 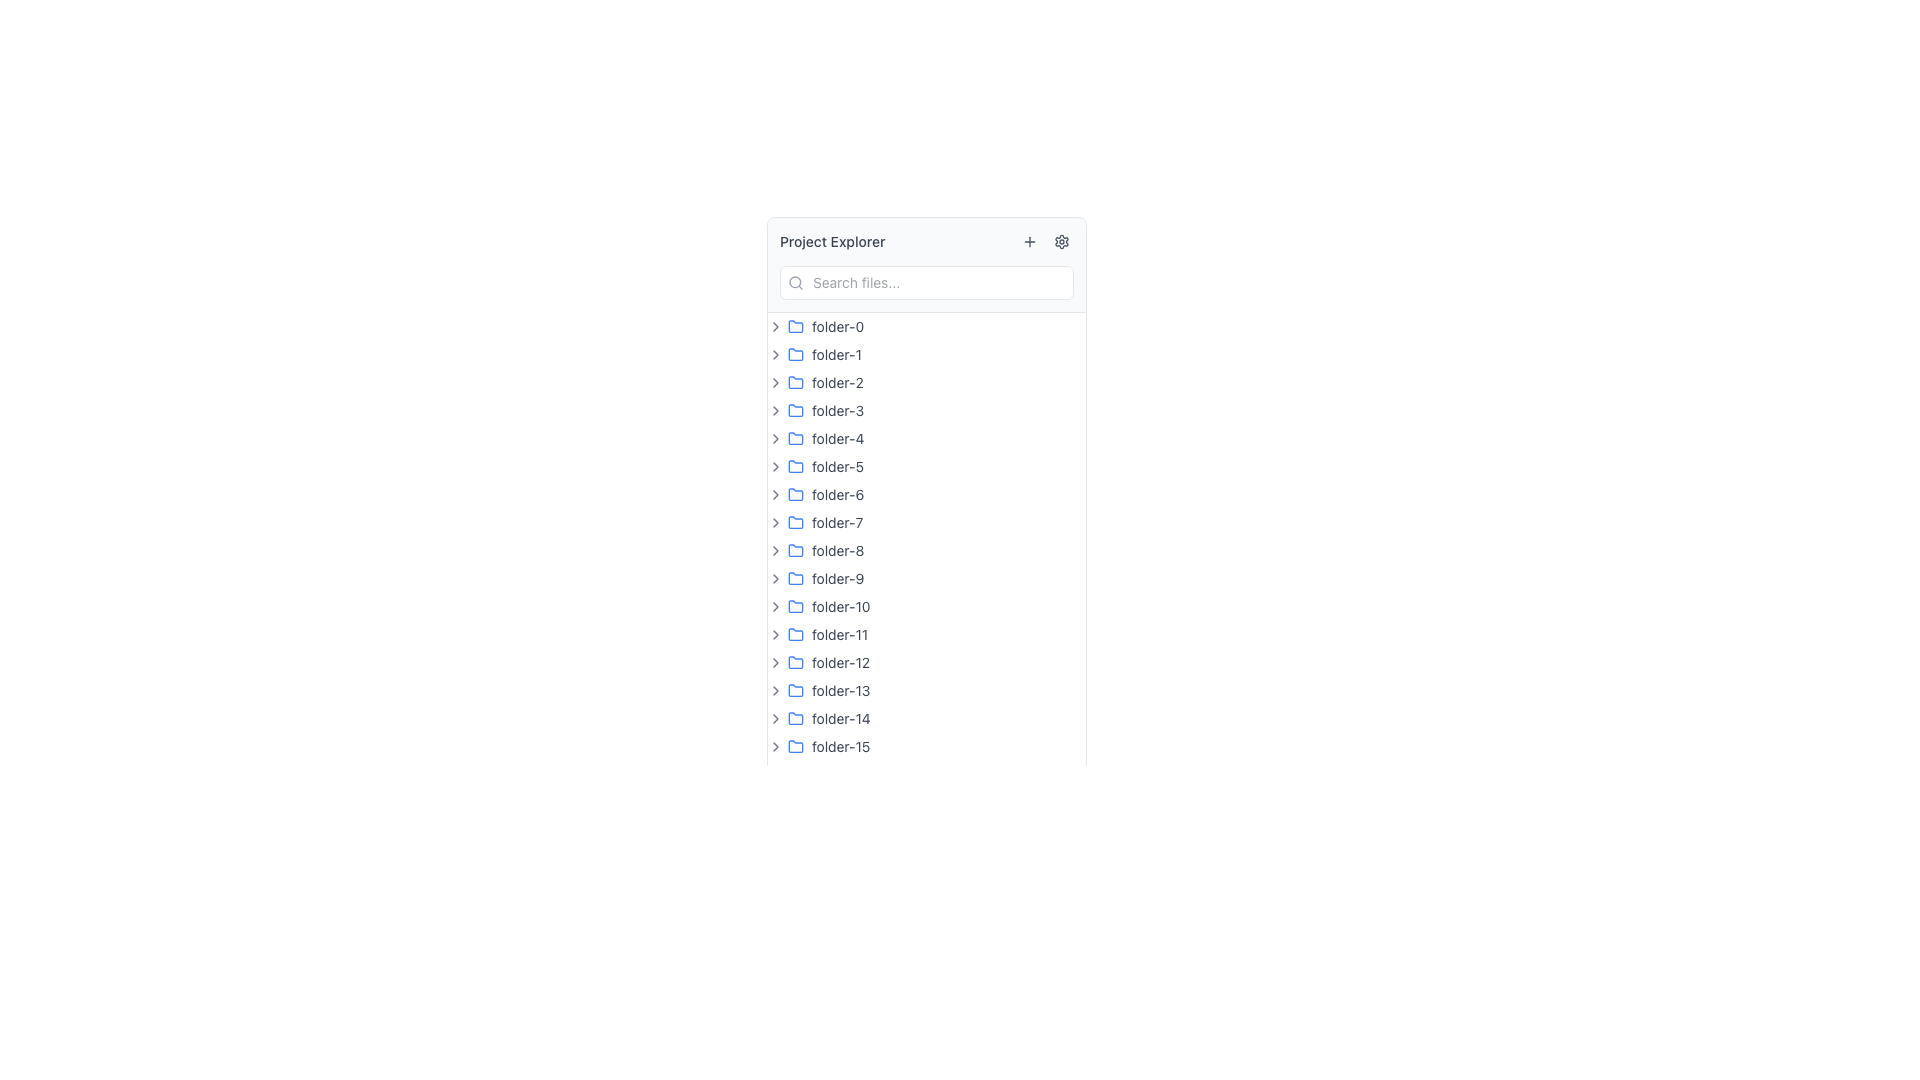 I want to click on the text label 'folder-1', so click(x=836, y=353).